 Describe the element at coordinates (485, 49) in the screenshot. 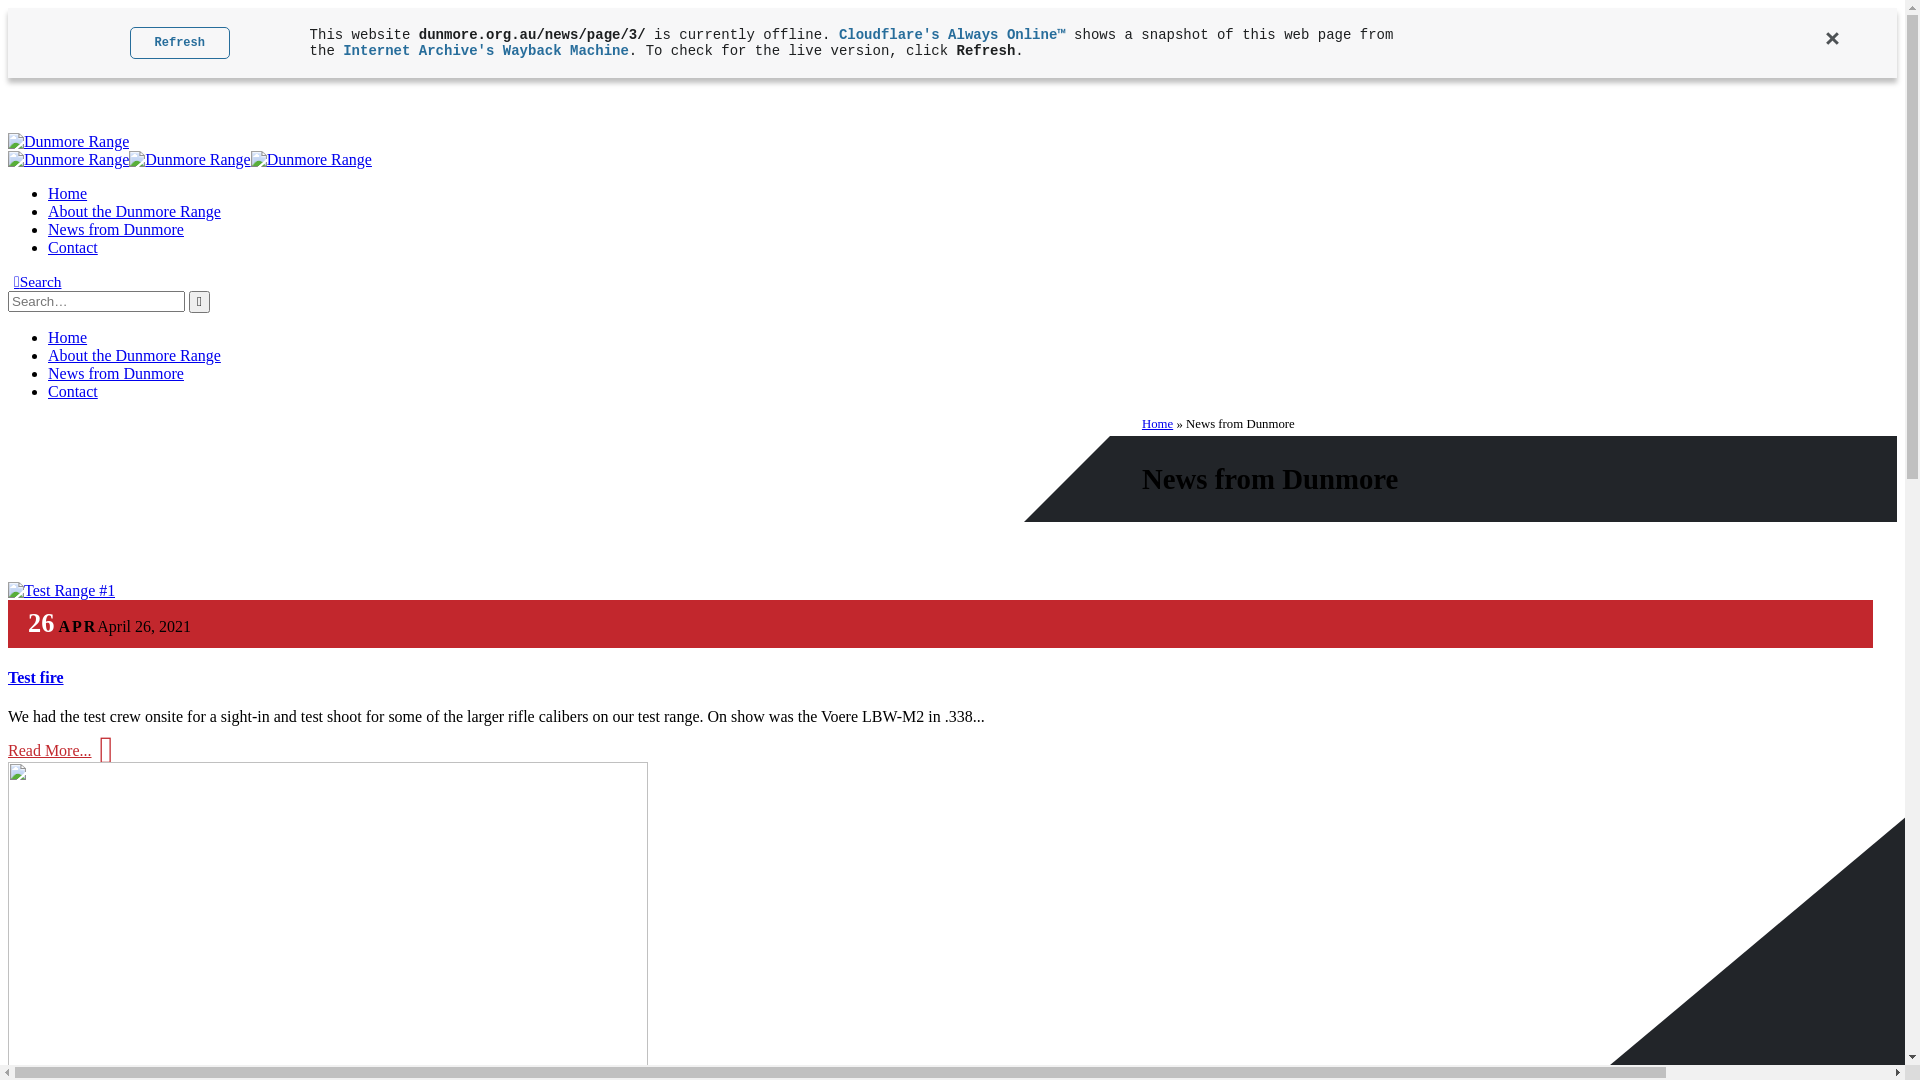

I see `'Internet Archive's Wayback Machine'` at that location.